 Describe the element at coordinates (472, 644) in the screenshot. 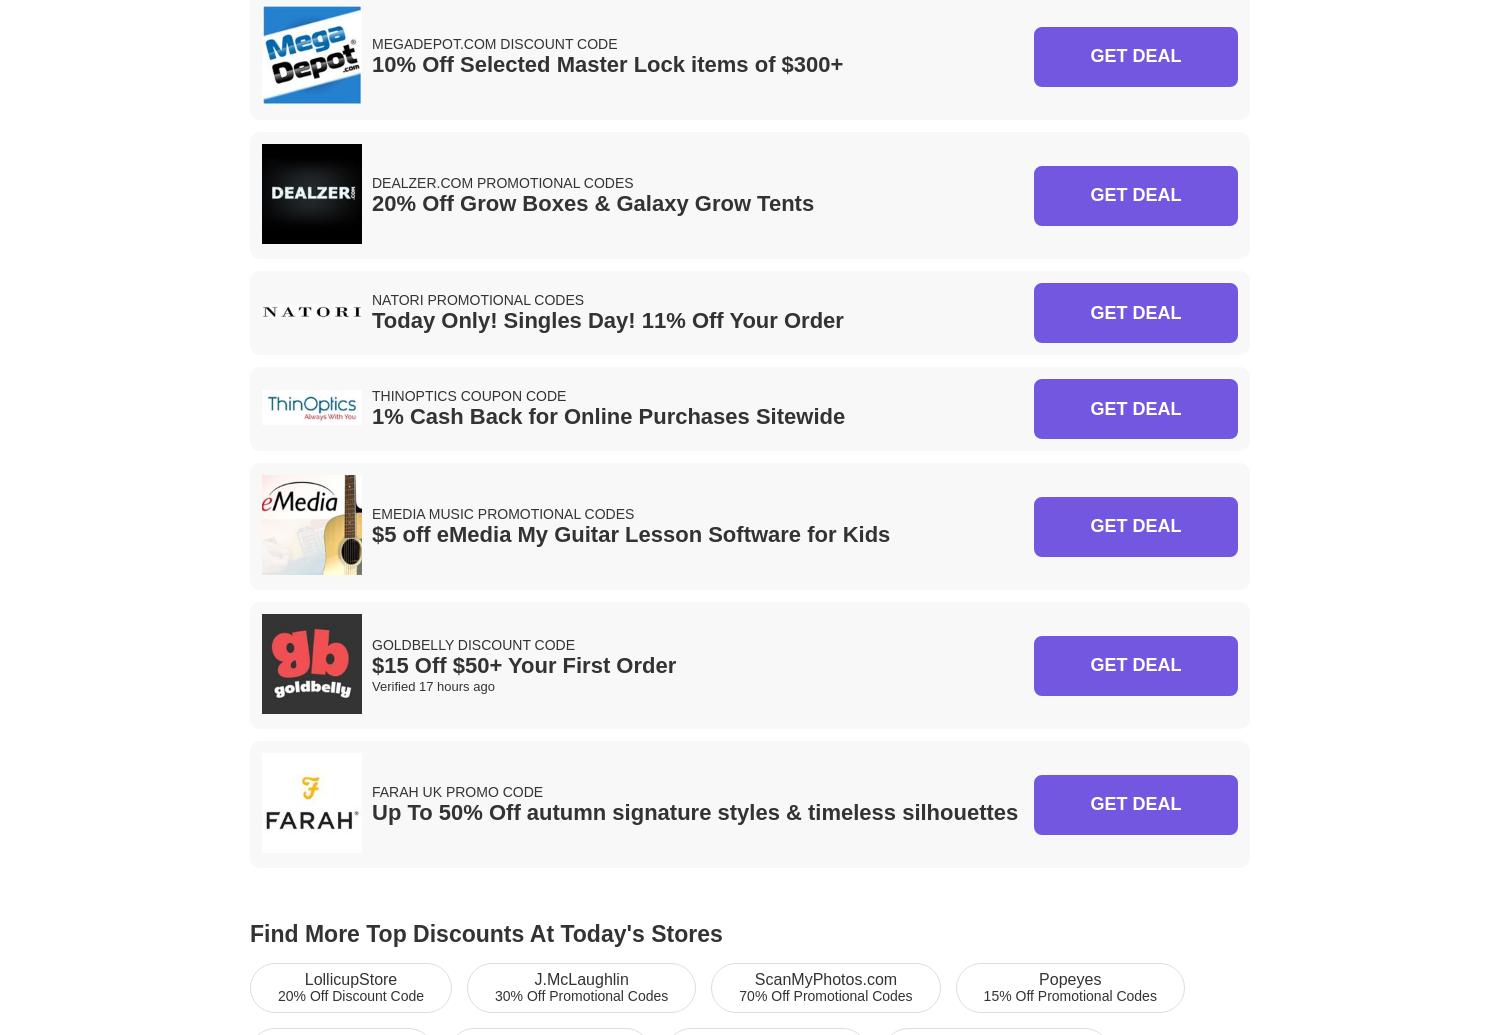

I see `'Goldbelly Discount Code'` at that location.